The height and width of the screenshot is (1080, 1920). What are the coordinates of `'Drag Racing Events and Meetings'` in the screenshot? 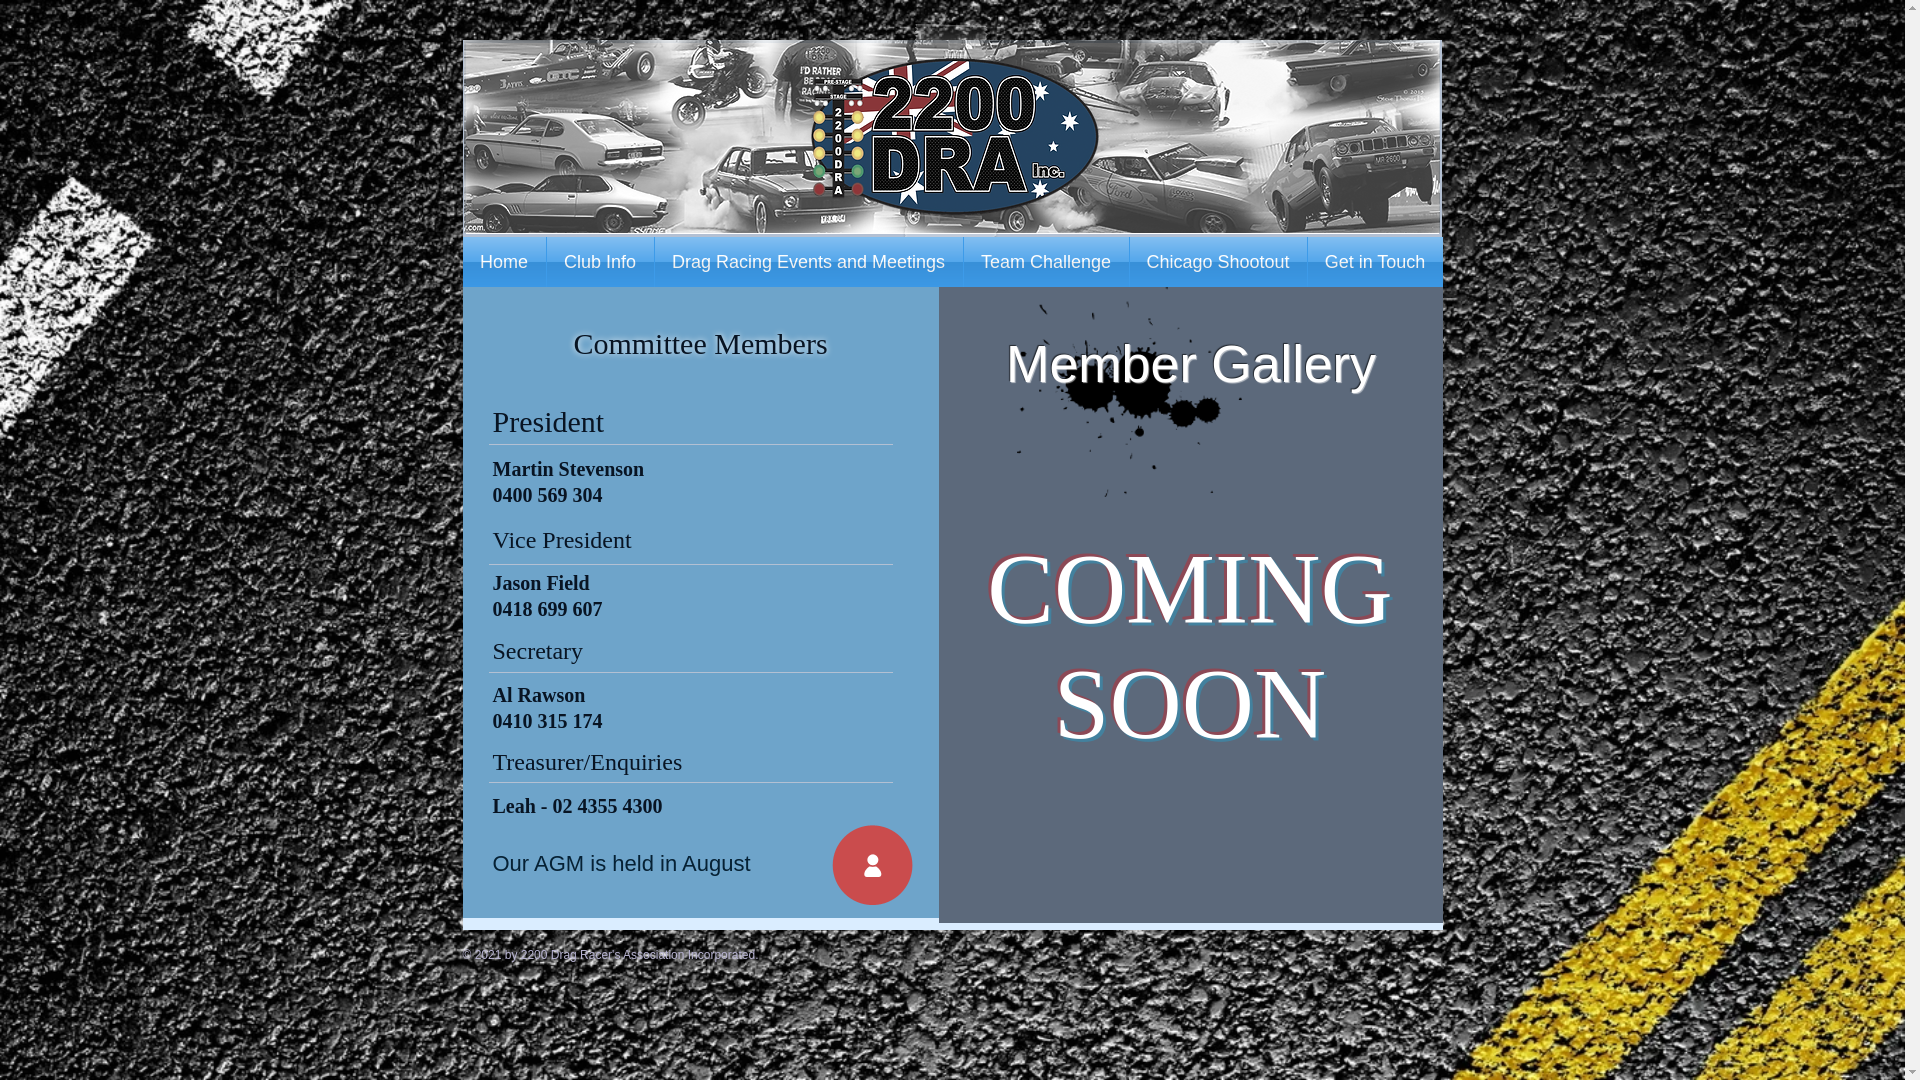 It's located at (807, 261).